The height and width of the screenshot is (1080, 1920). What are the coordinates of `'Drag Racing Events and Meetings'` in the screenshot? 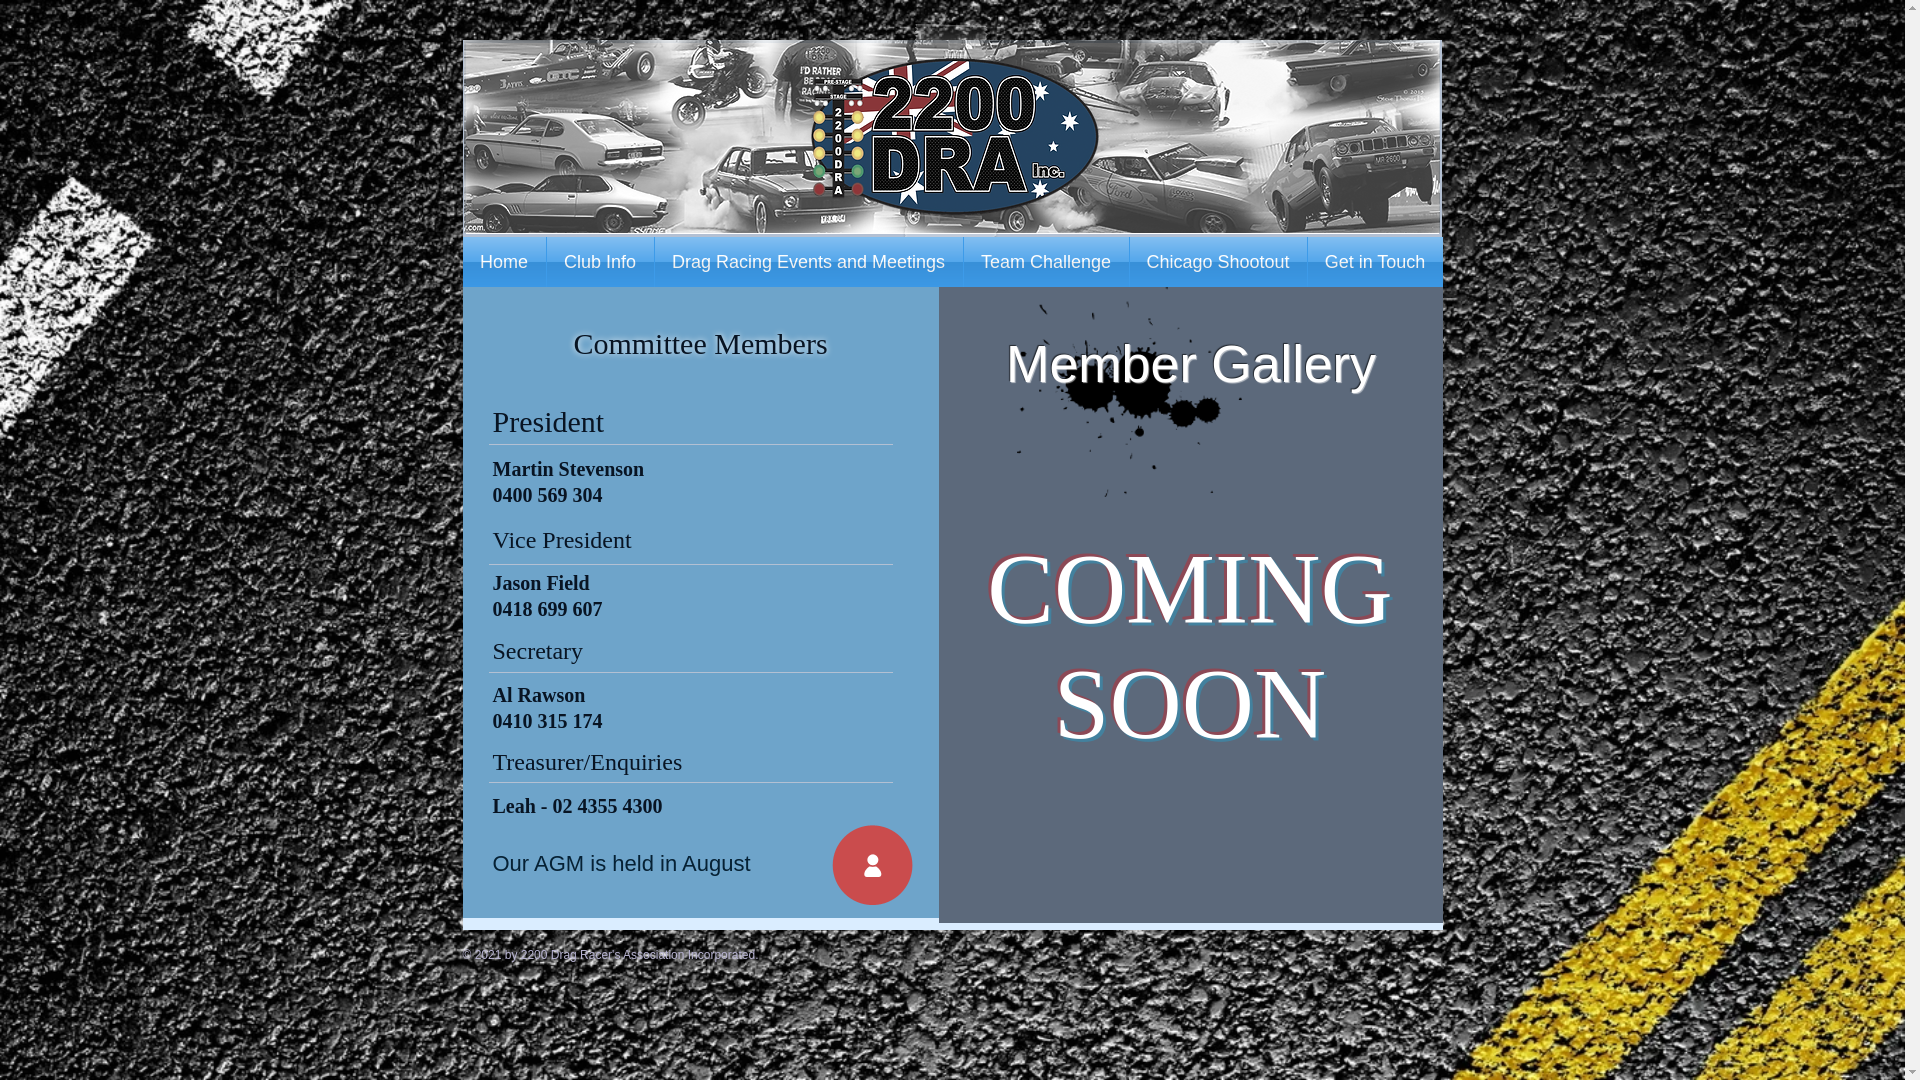 It's located at (807, 261).